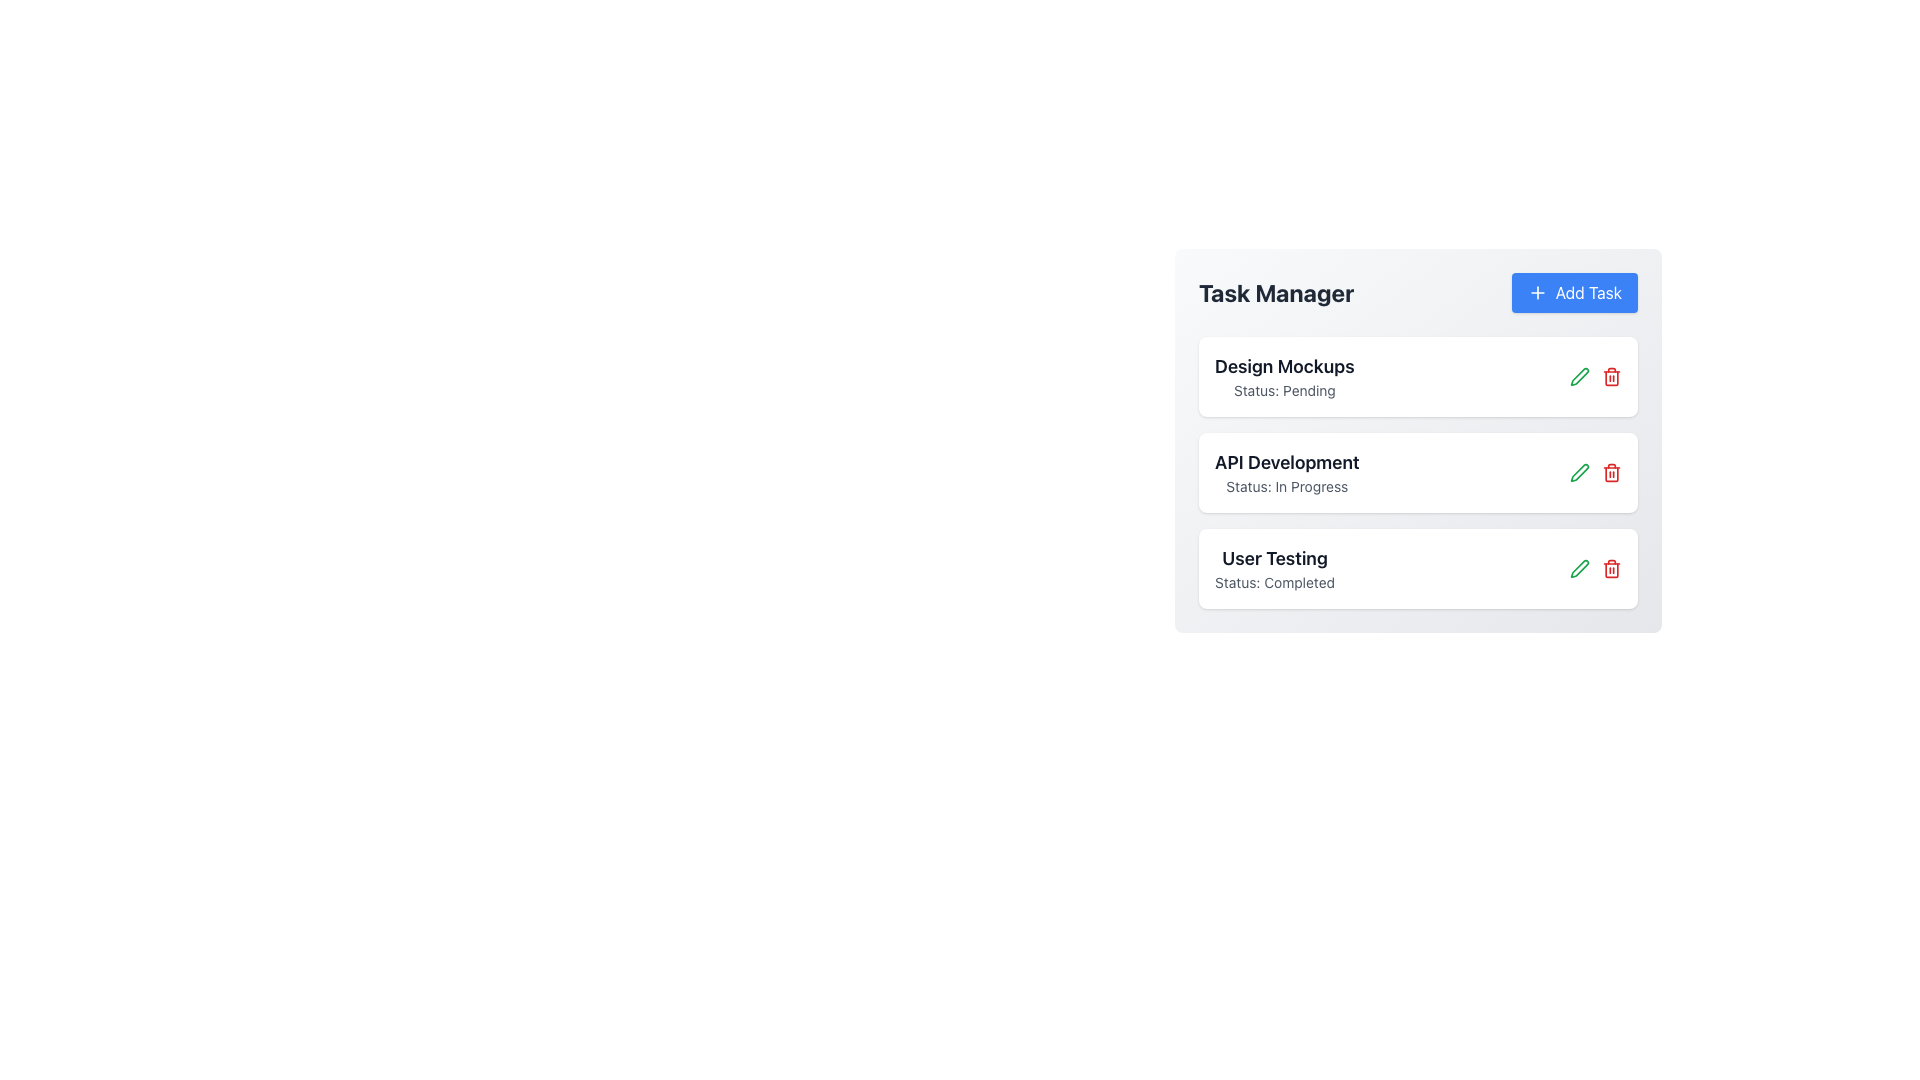 The image size is (1920, 1080). I want to click on the second task card in the Task Manager section, which displays task details and associated controls, so click(1417, 473).